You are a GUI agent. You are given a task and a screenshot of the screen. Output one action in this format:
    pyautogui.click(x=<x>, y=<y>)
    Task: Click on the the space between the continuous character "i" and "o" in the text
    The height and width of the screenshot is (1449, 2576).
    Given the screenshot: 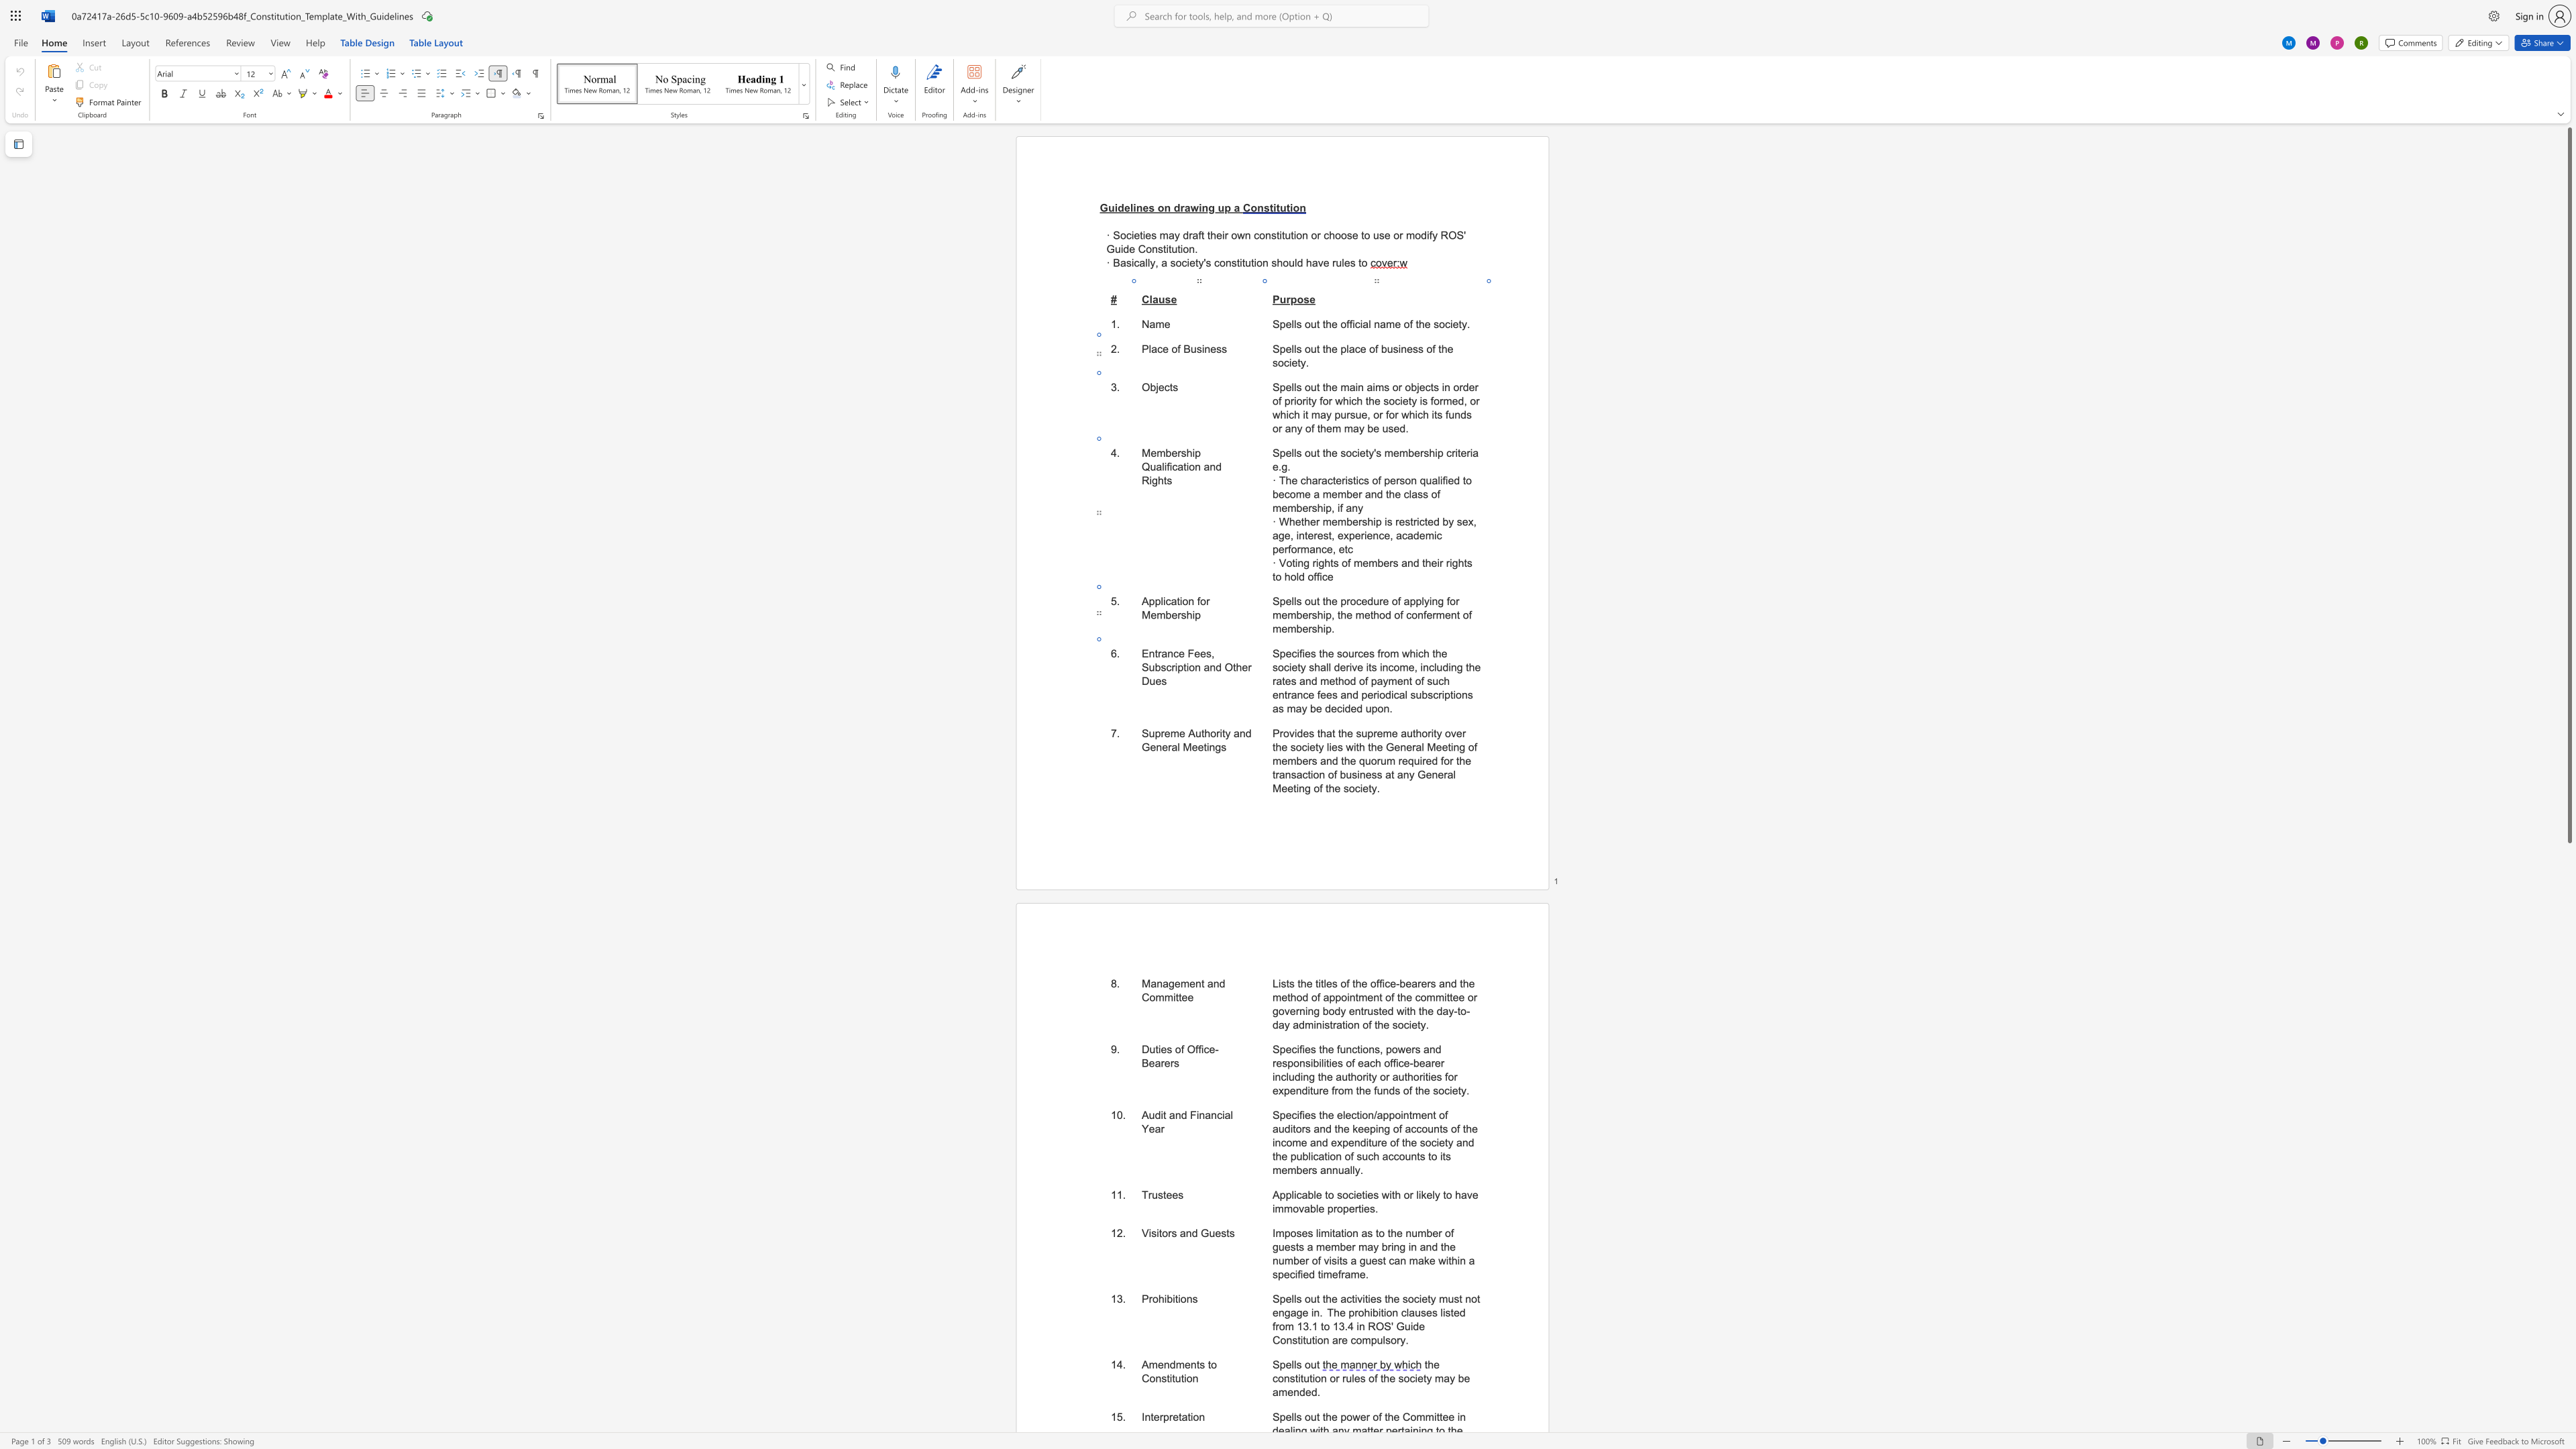 What is the action you would take?
    pyautogui.click(x=1181, y=1298)
    